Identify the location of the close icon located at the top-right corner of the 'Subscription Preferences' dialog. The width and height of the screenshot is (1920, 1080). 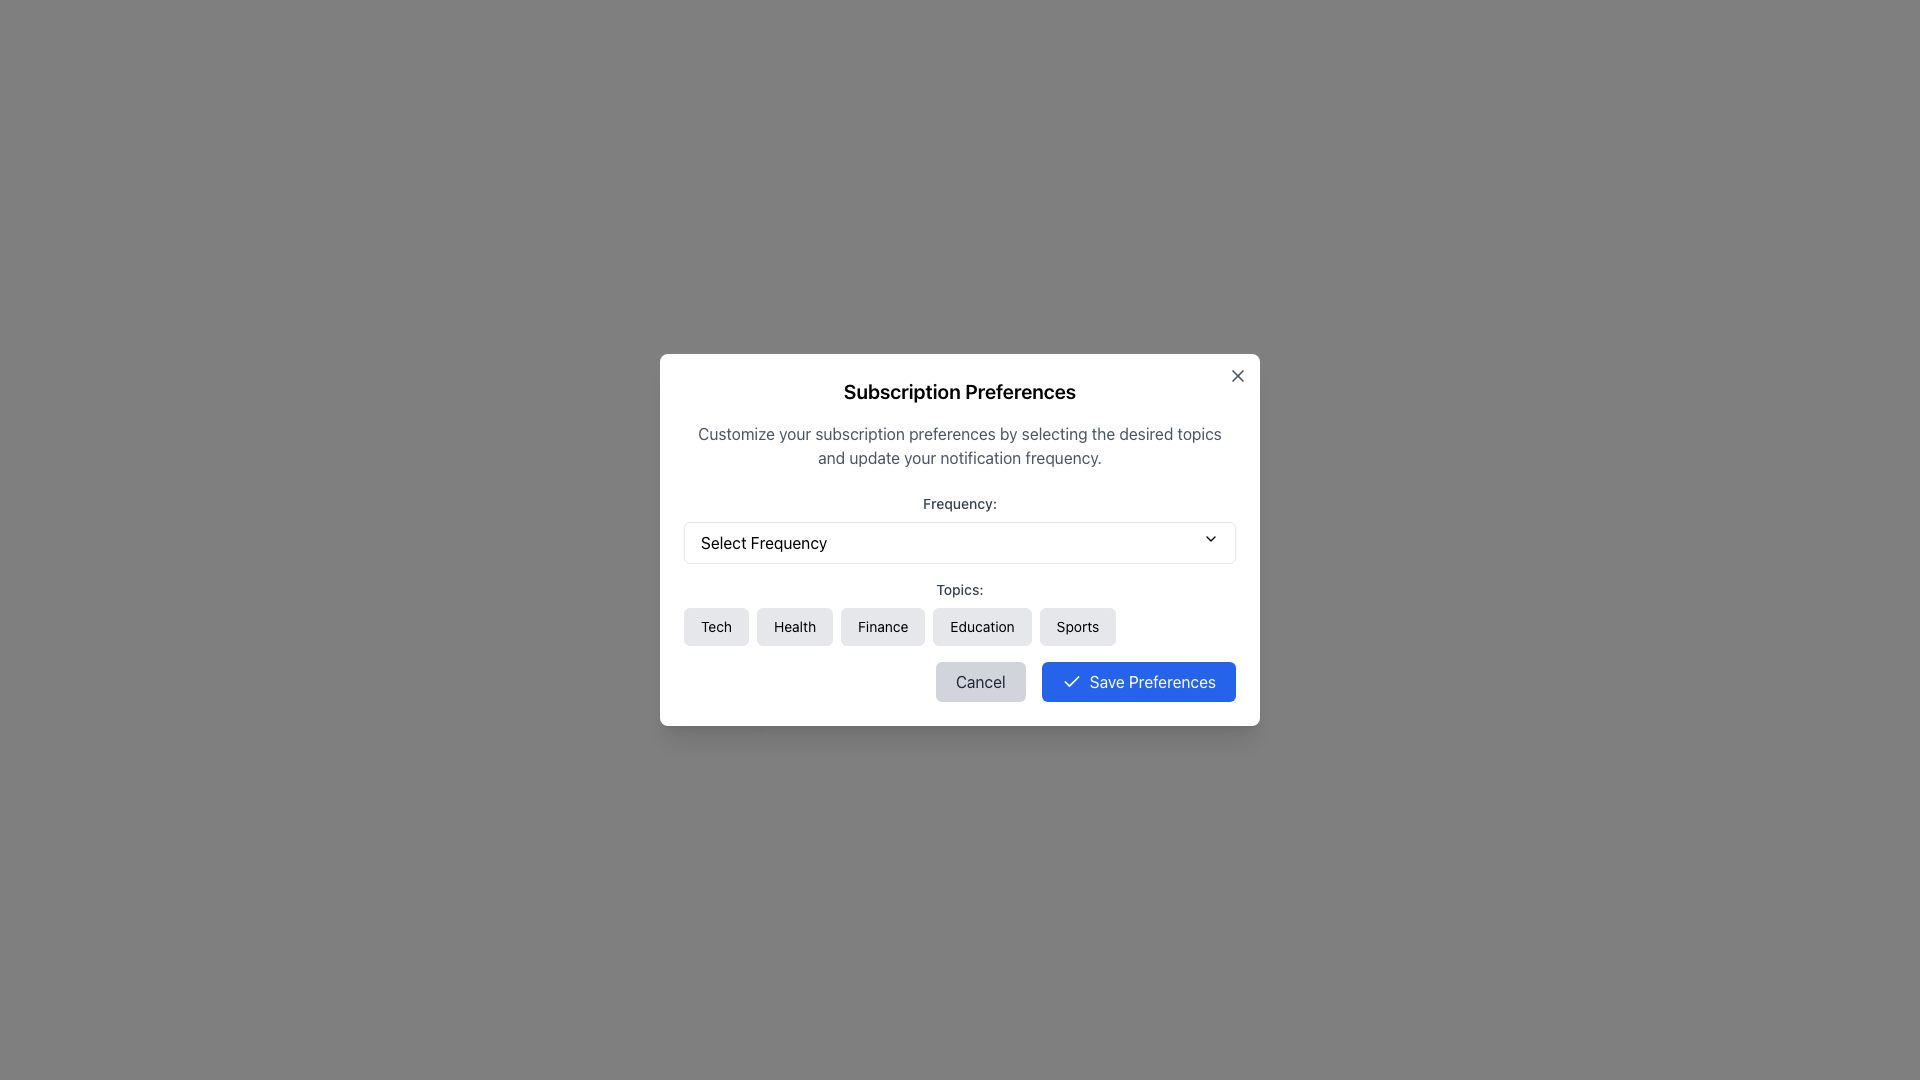
(1237, 375).